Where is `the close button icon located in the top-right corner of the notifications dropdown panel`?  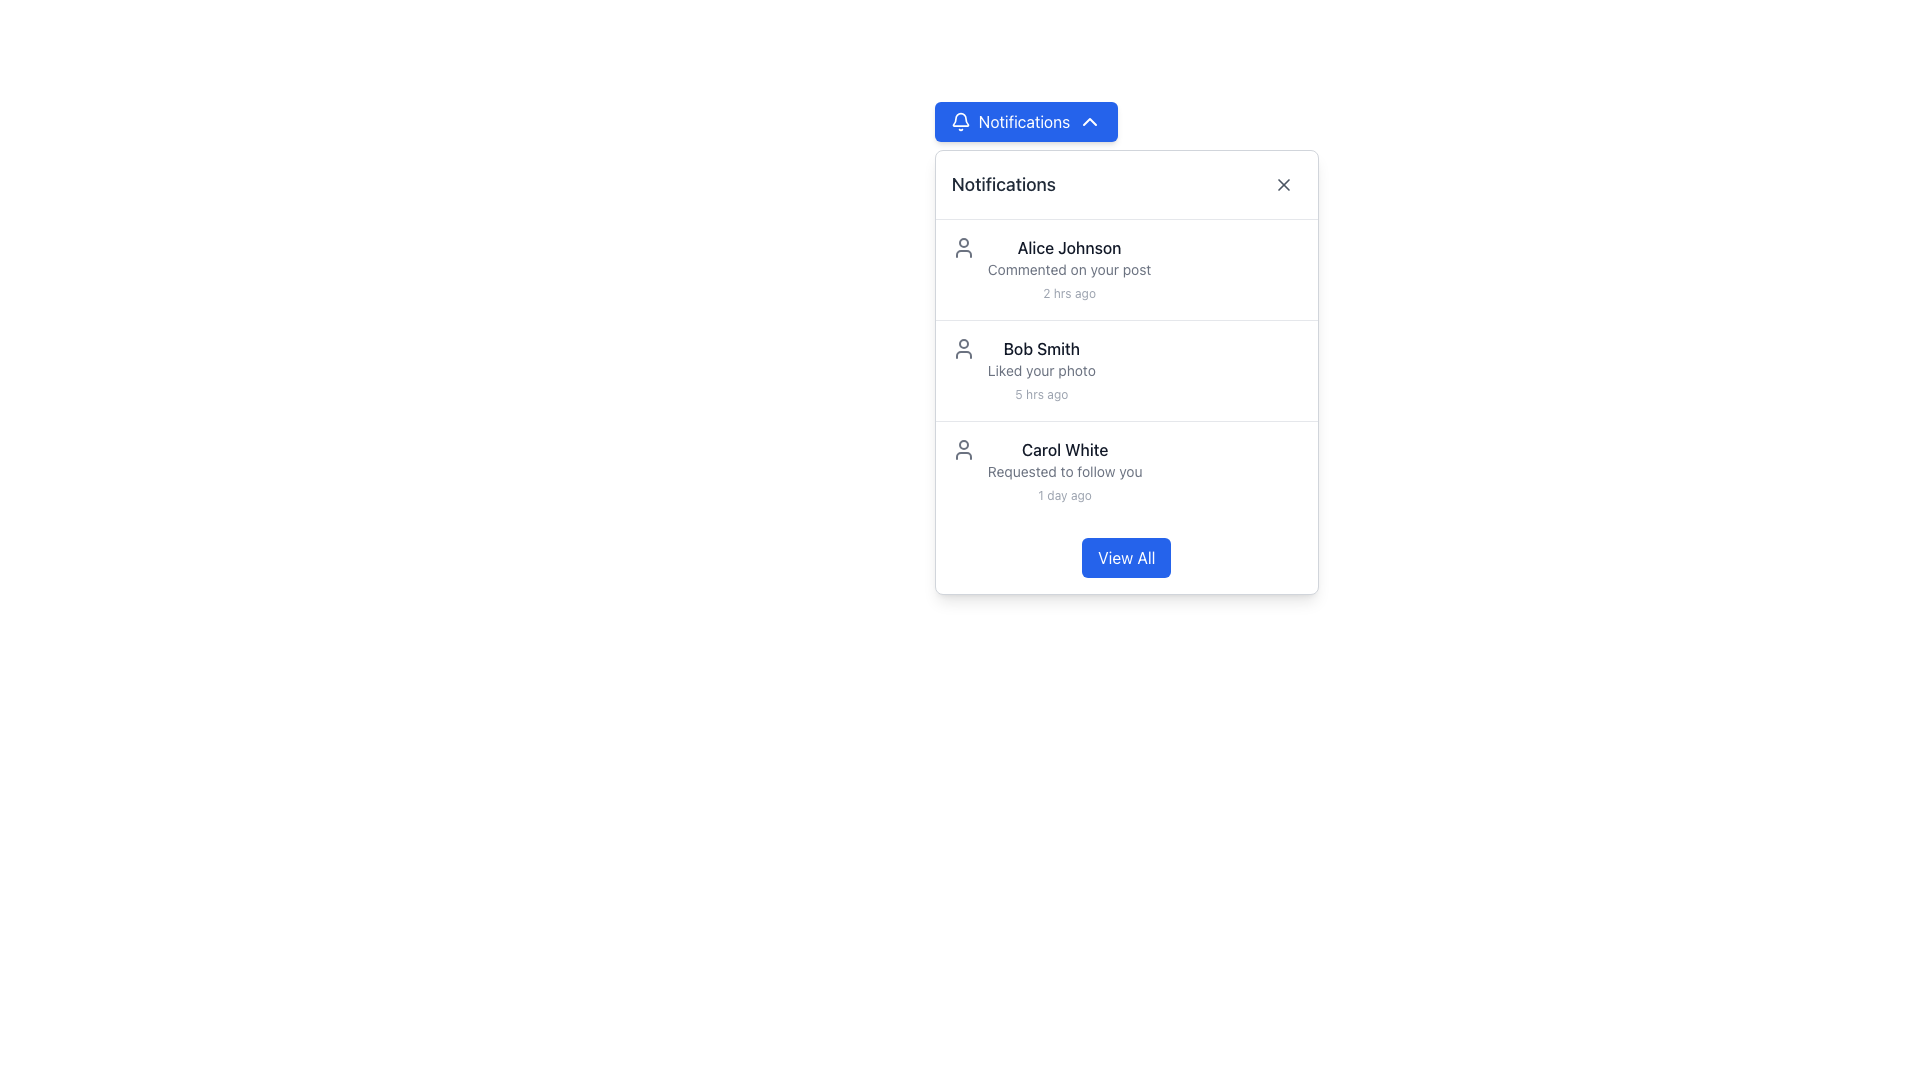 the close button icon located in the top-right corner of the notifications dropdown panel is located at coordinates (1283, 185).